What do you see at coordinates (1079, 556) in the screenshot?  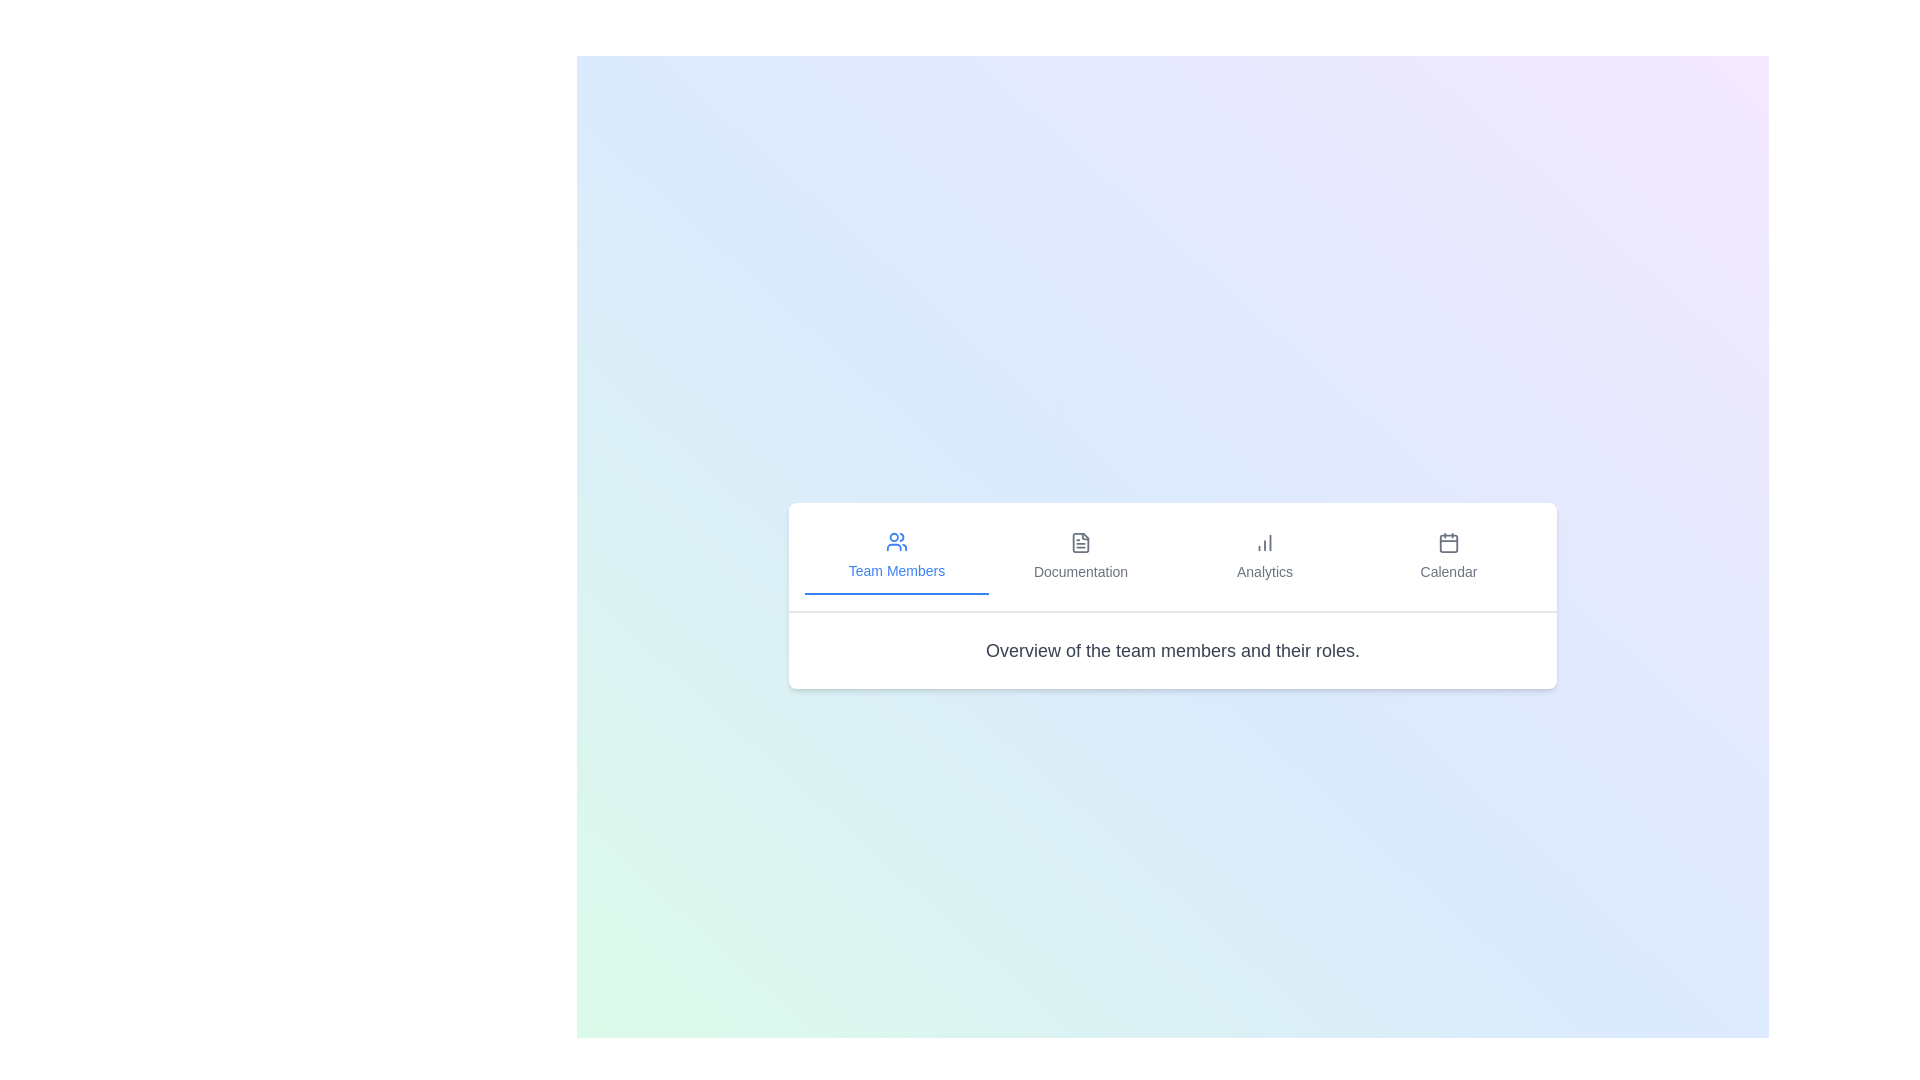 I see `the Documentation tab to view its tooltip` at bounding box center [1079, 556].